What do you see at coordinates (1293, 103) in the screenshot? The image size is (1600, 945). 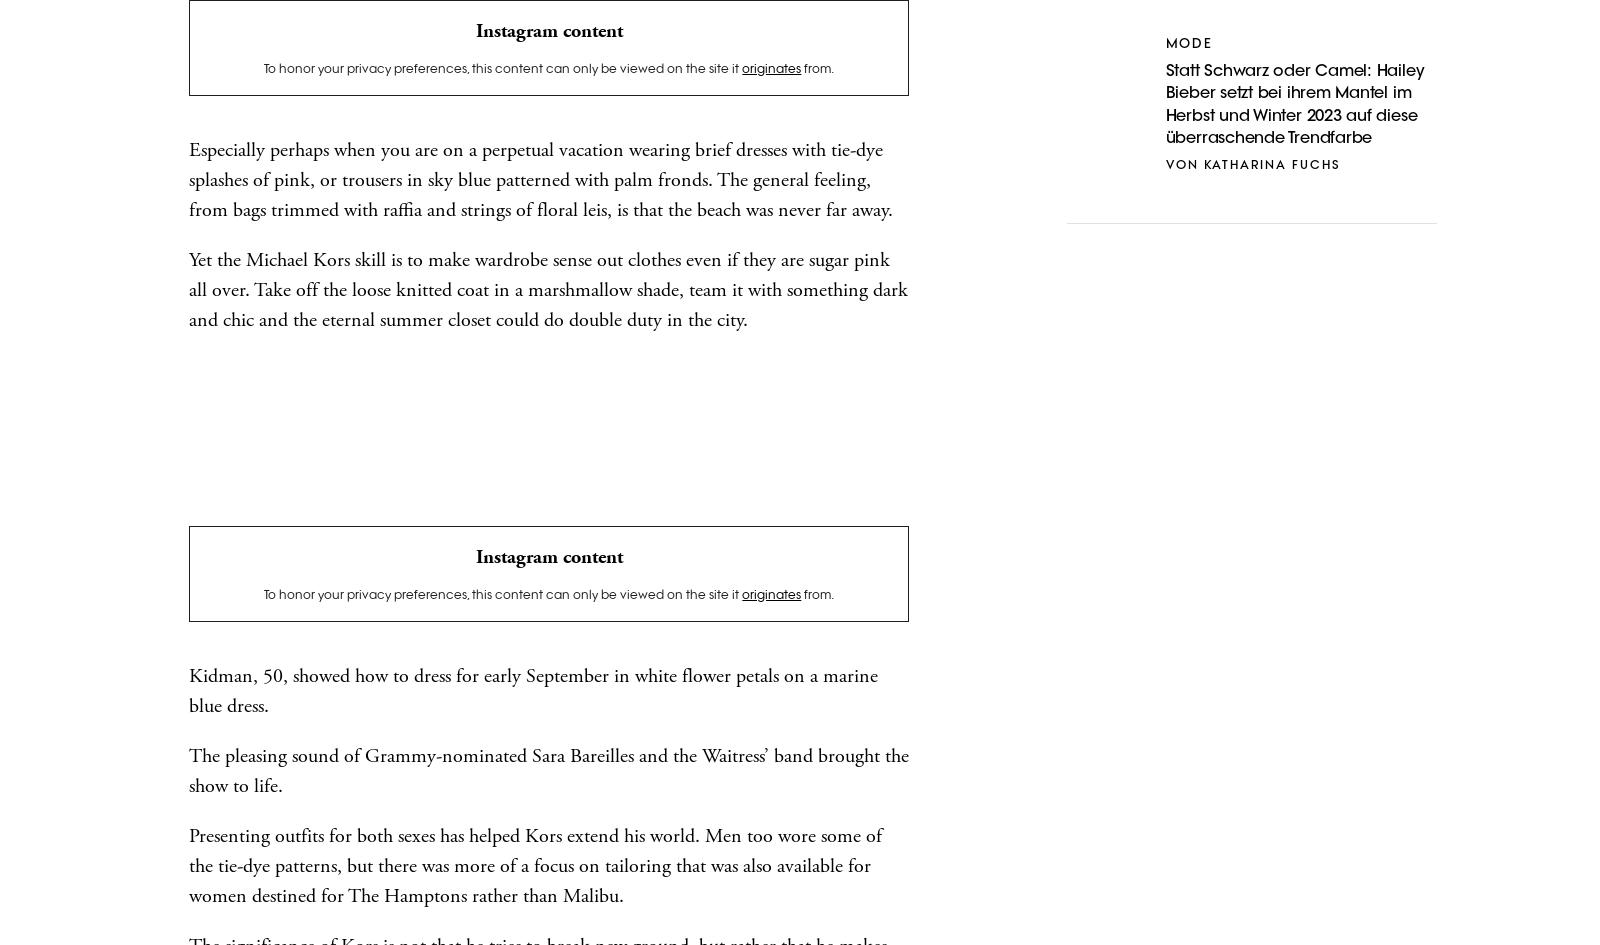 I see `'Statt Schwarz oder Camel: Hailey Bieber setzt bei ihrem Mantel im Herbst und Winter 2023 auf diese überraschende Trendfarbe'` at bounding box center [1293, 103].